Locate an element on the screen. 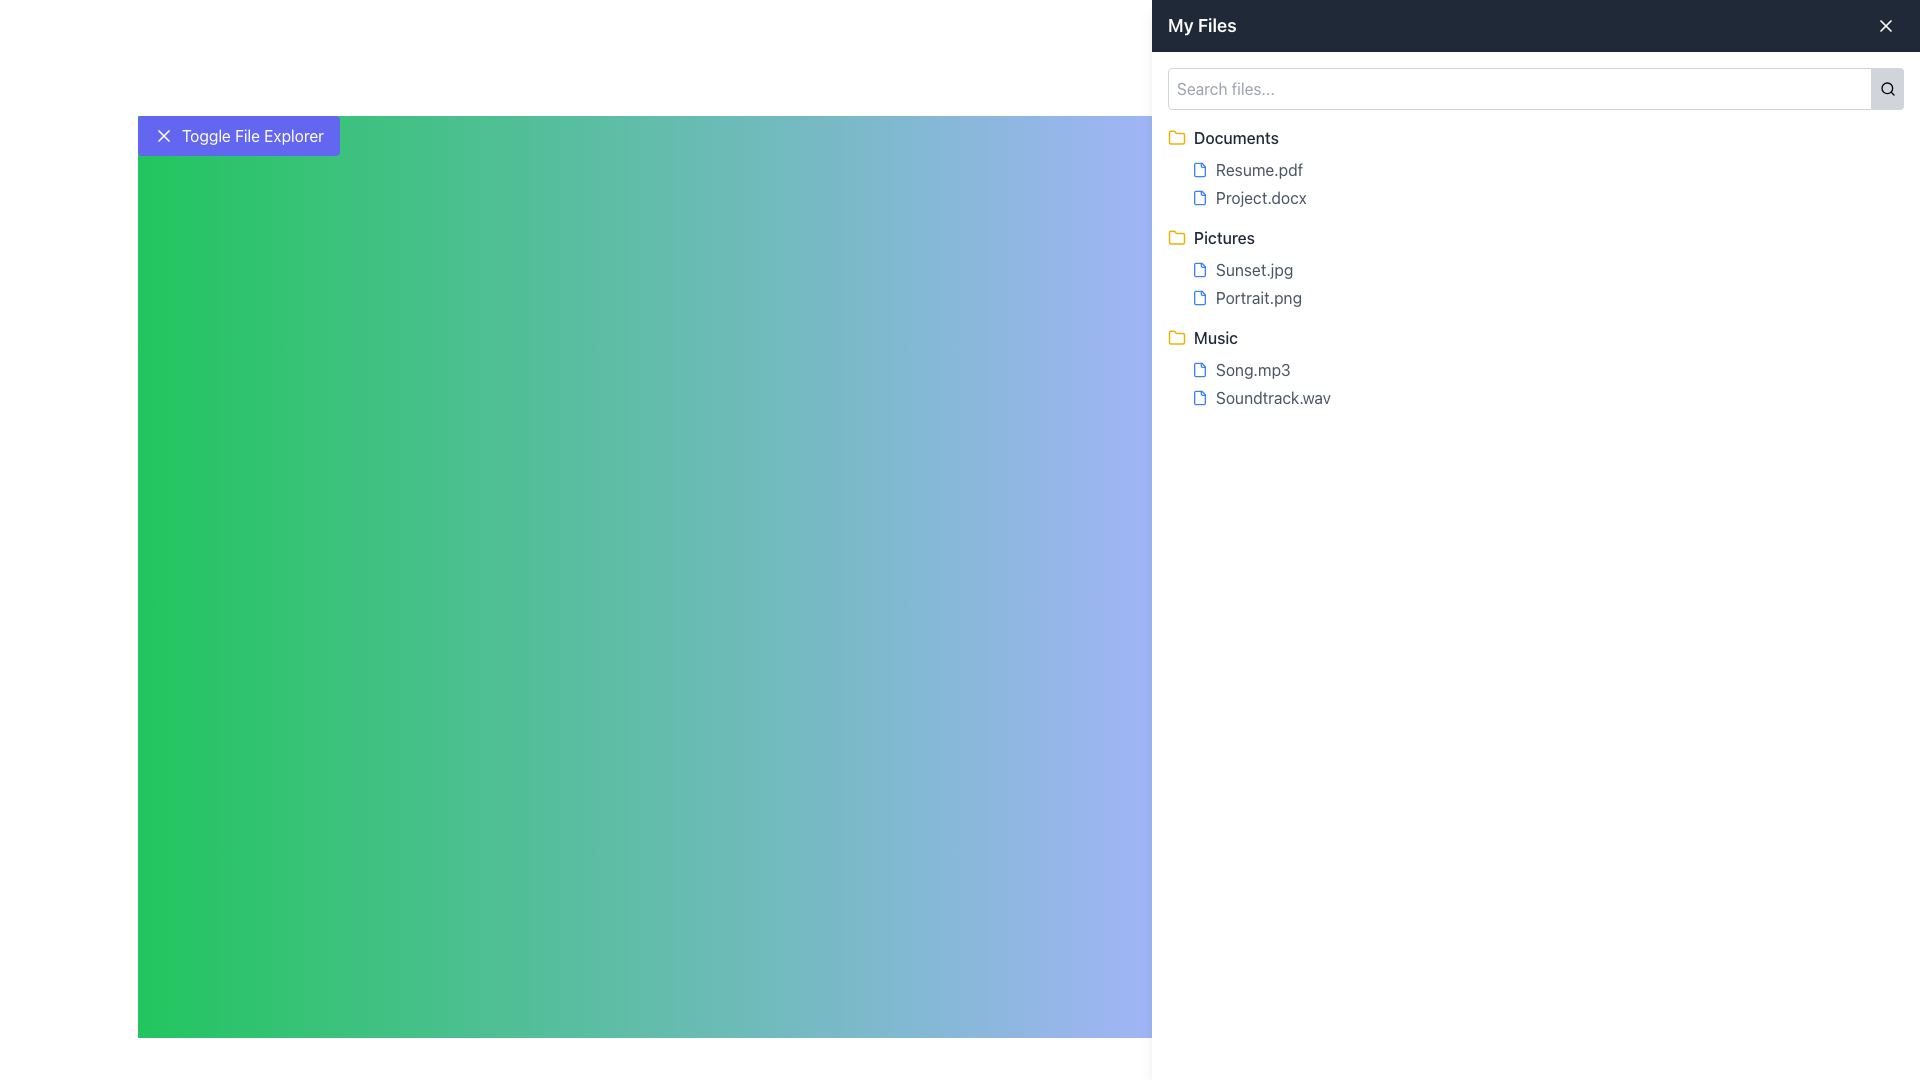 This screenshot has height=1080, width=1920. the yellow outlined folder icon located in the 'My Files' section, positioned immediately before the 'Pictures' label is located at coordinates (1176, 235).